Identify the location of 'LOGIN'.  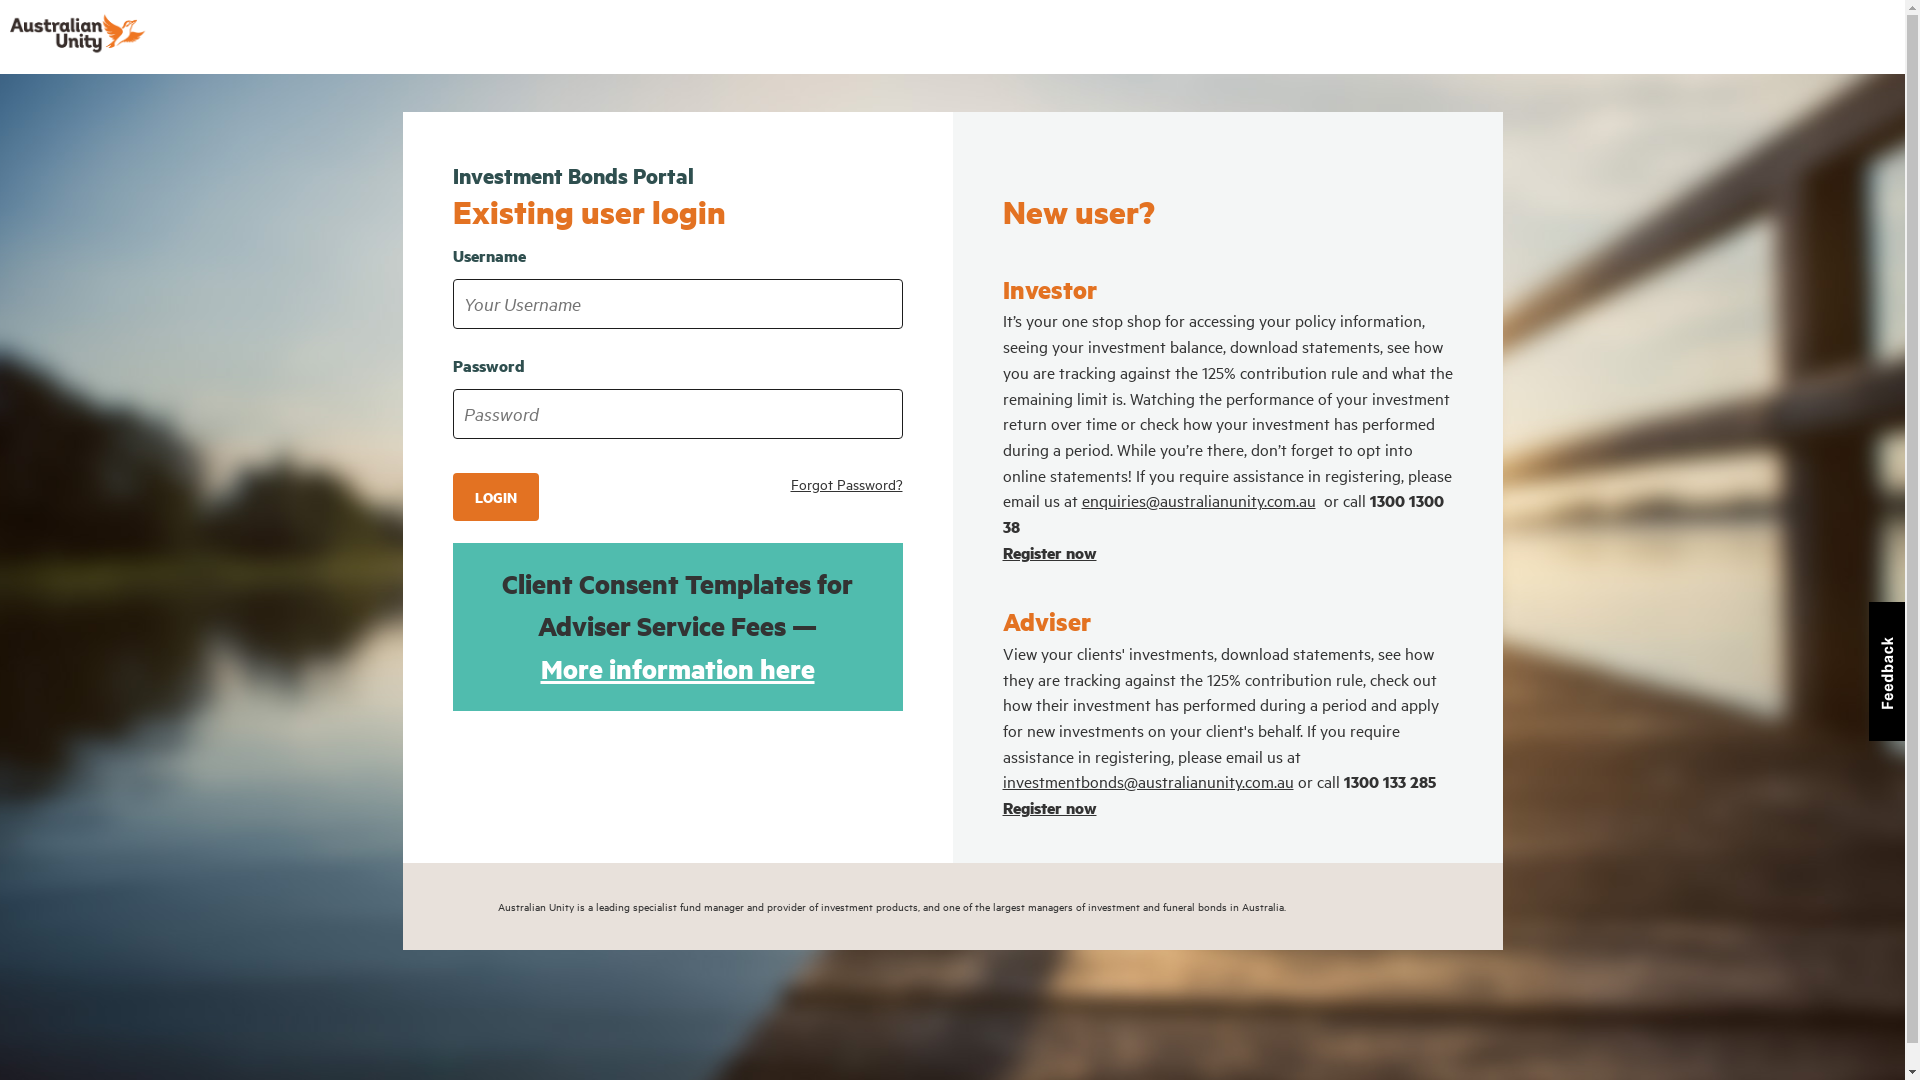
(494, 496).